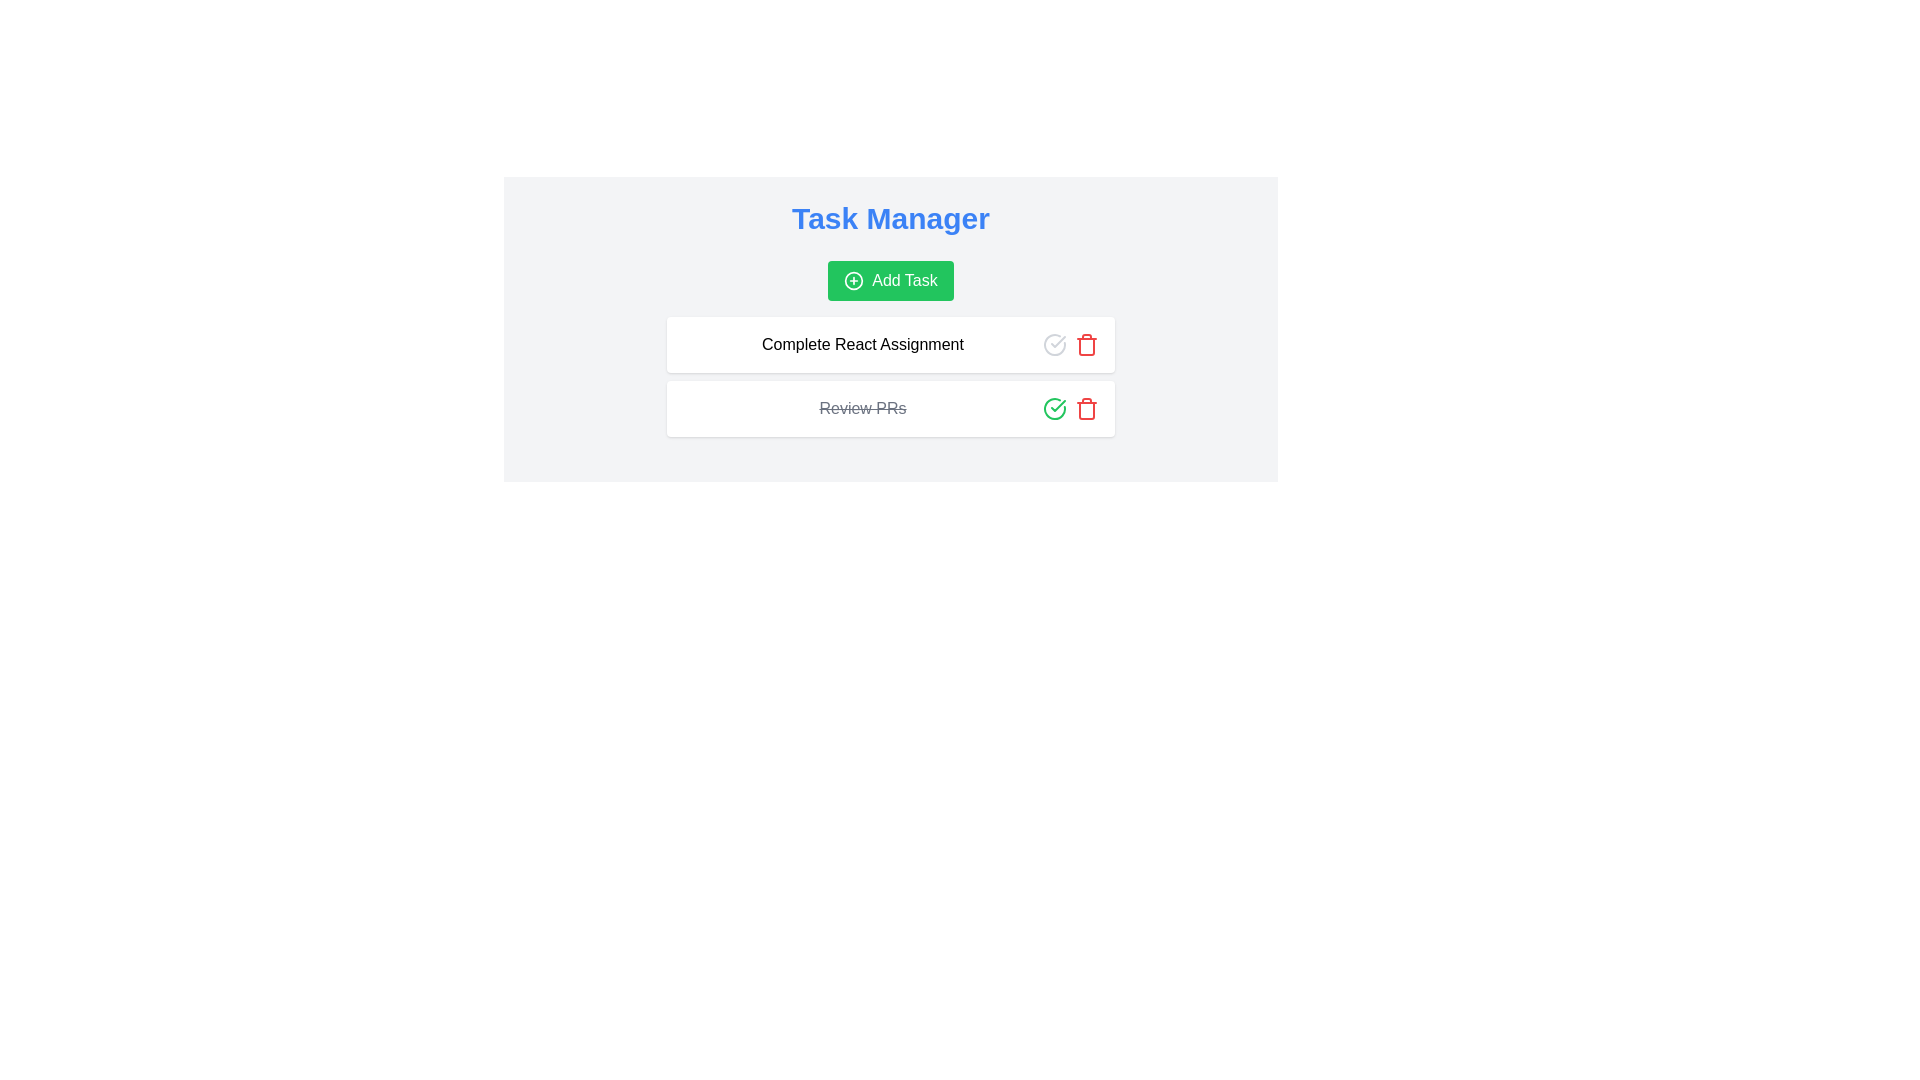 The height and width of the screenshot is (1080, 1920). I want to click on the green checkmark icon next to the 'Review PRs' text to mark the task as completed, so click(1057, 405).